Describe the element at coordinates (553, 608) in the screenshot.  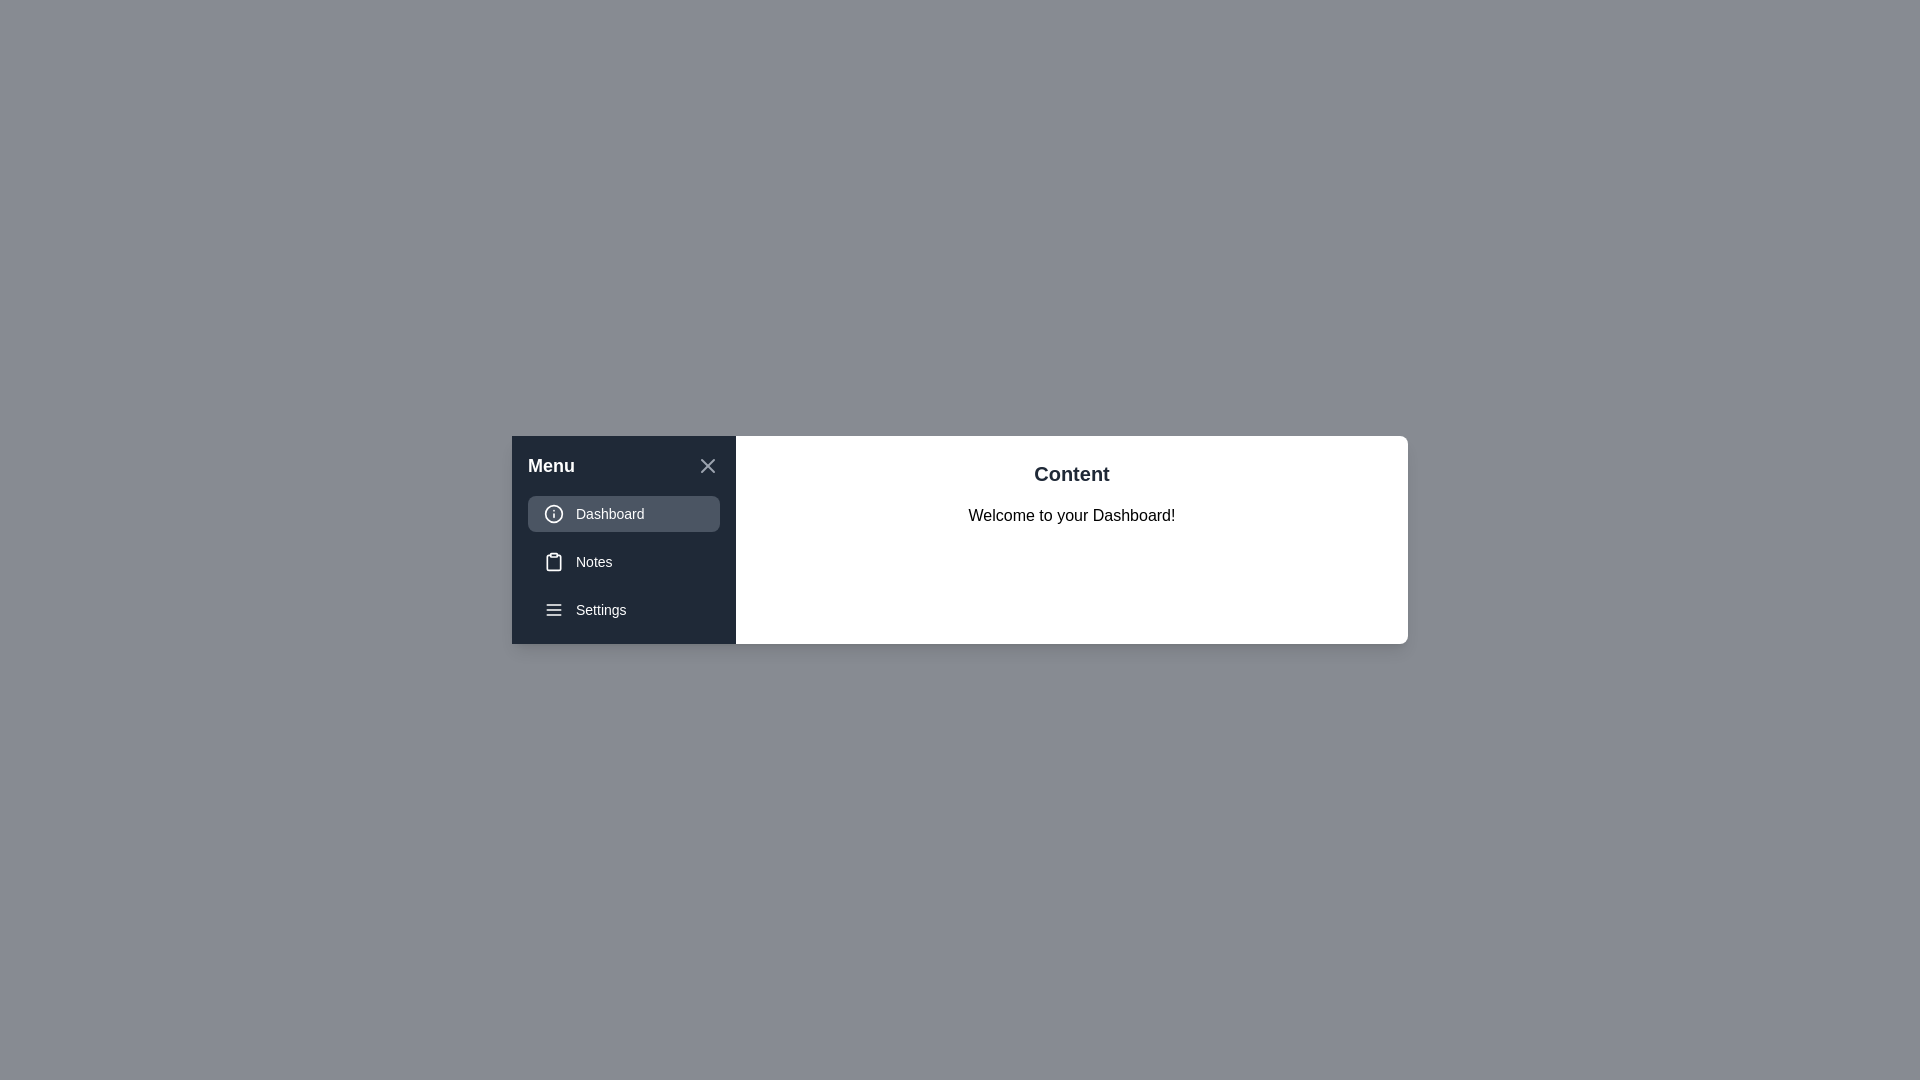
I see `the icon element representing the menu or settings symbol located to the left of the 'Settings' text label for informational purposes` at that location.